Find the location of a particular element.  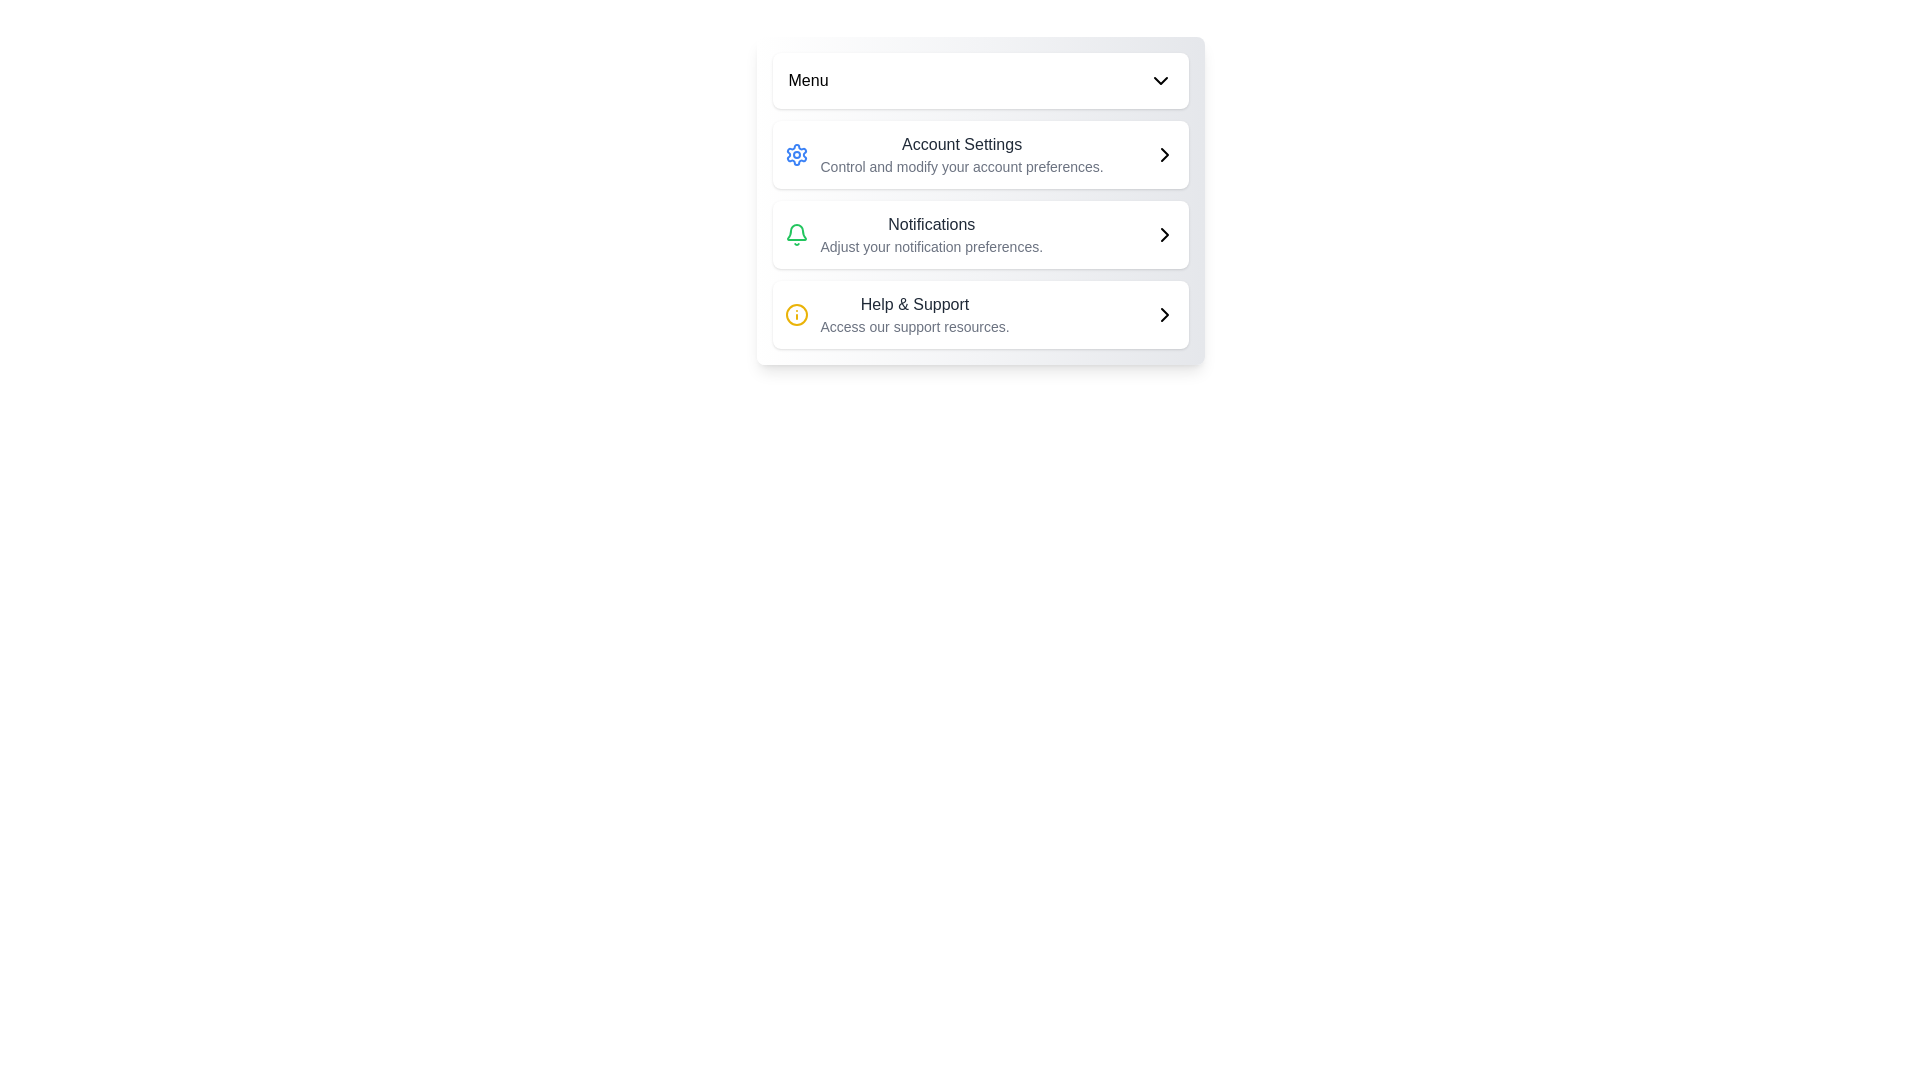

the bell-shaped notification icon located in the second row of the menu, following the Account Settings section and above Help & Support is located at coordinates (795, 231).